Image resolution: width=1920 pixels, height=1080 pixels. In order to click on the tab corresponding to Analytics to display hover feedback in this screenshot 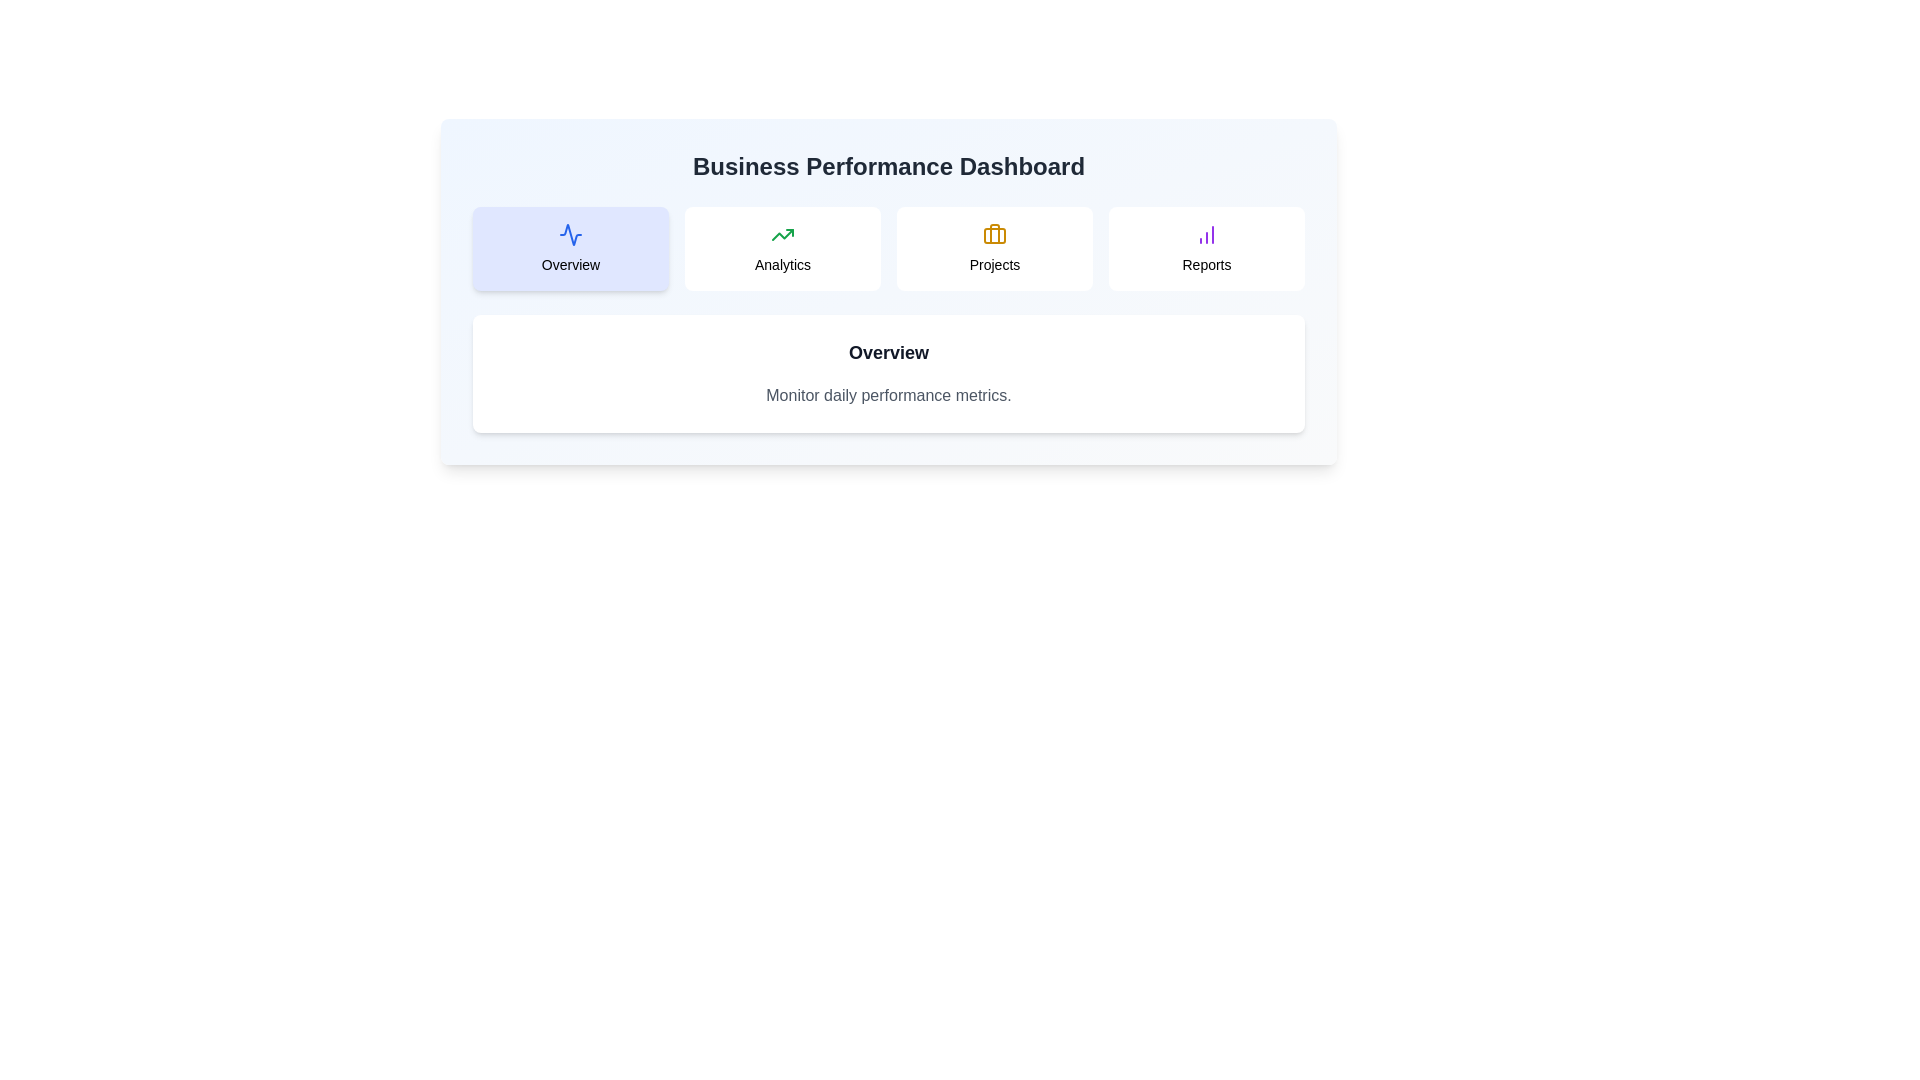, I will do `click(781, 248)`.